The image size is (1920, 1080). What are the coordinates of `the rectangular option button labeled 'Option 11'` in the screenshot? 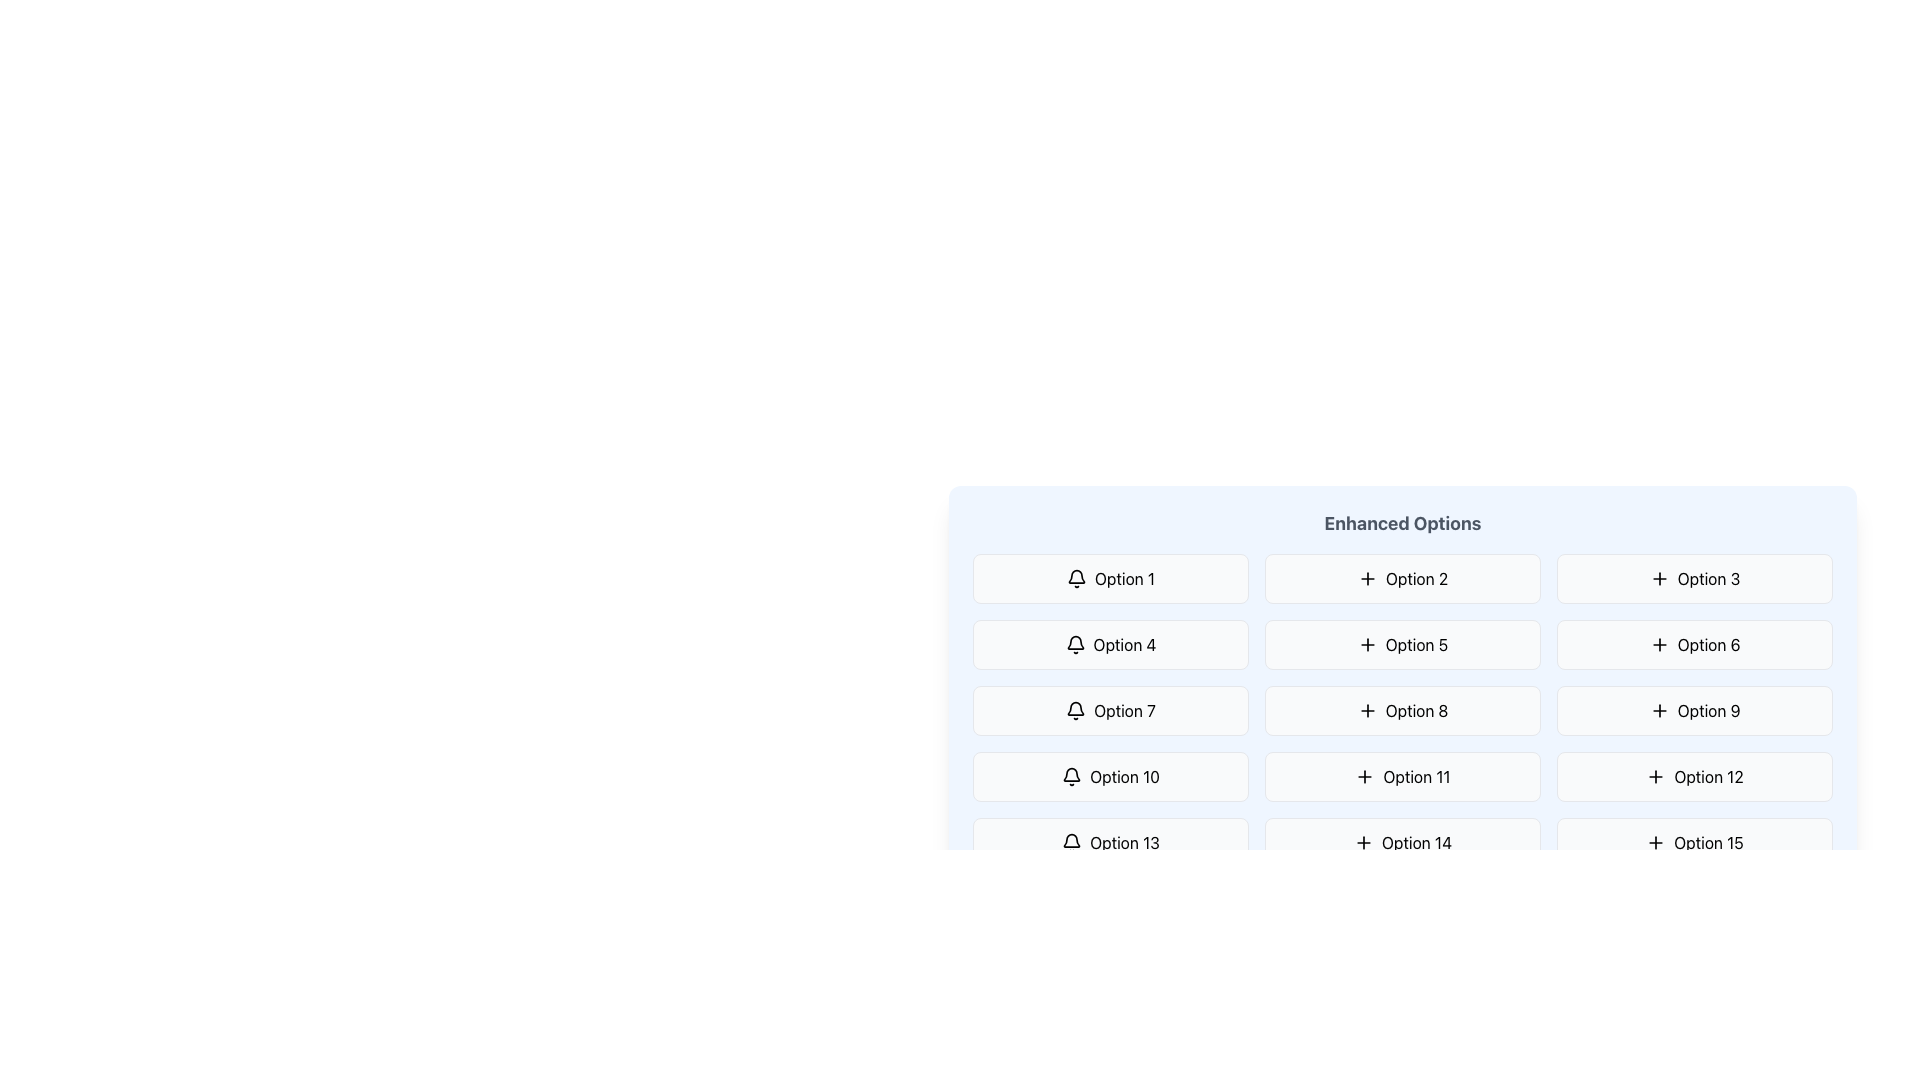 It's located at (1401, 775).